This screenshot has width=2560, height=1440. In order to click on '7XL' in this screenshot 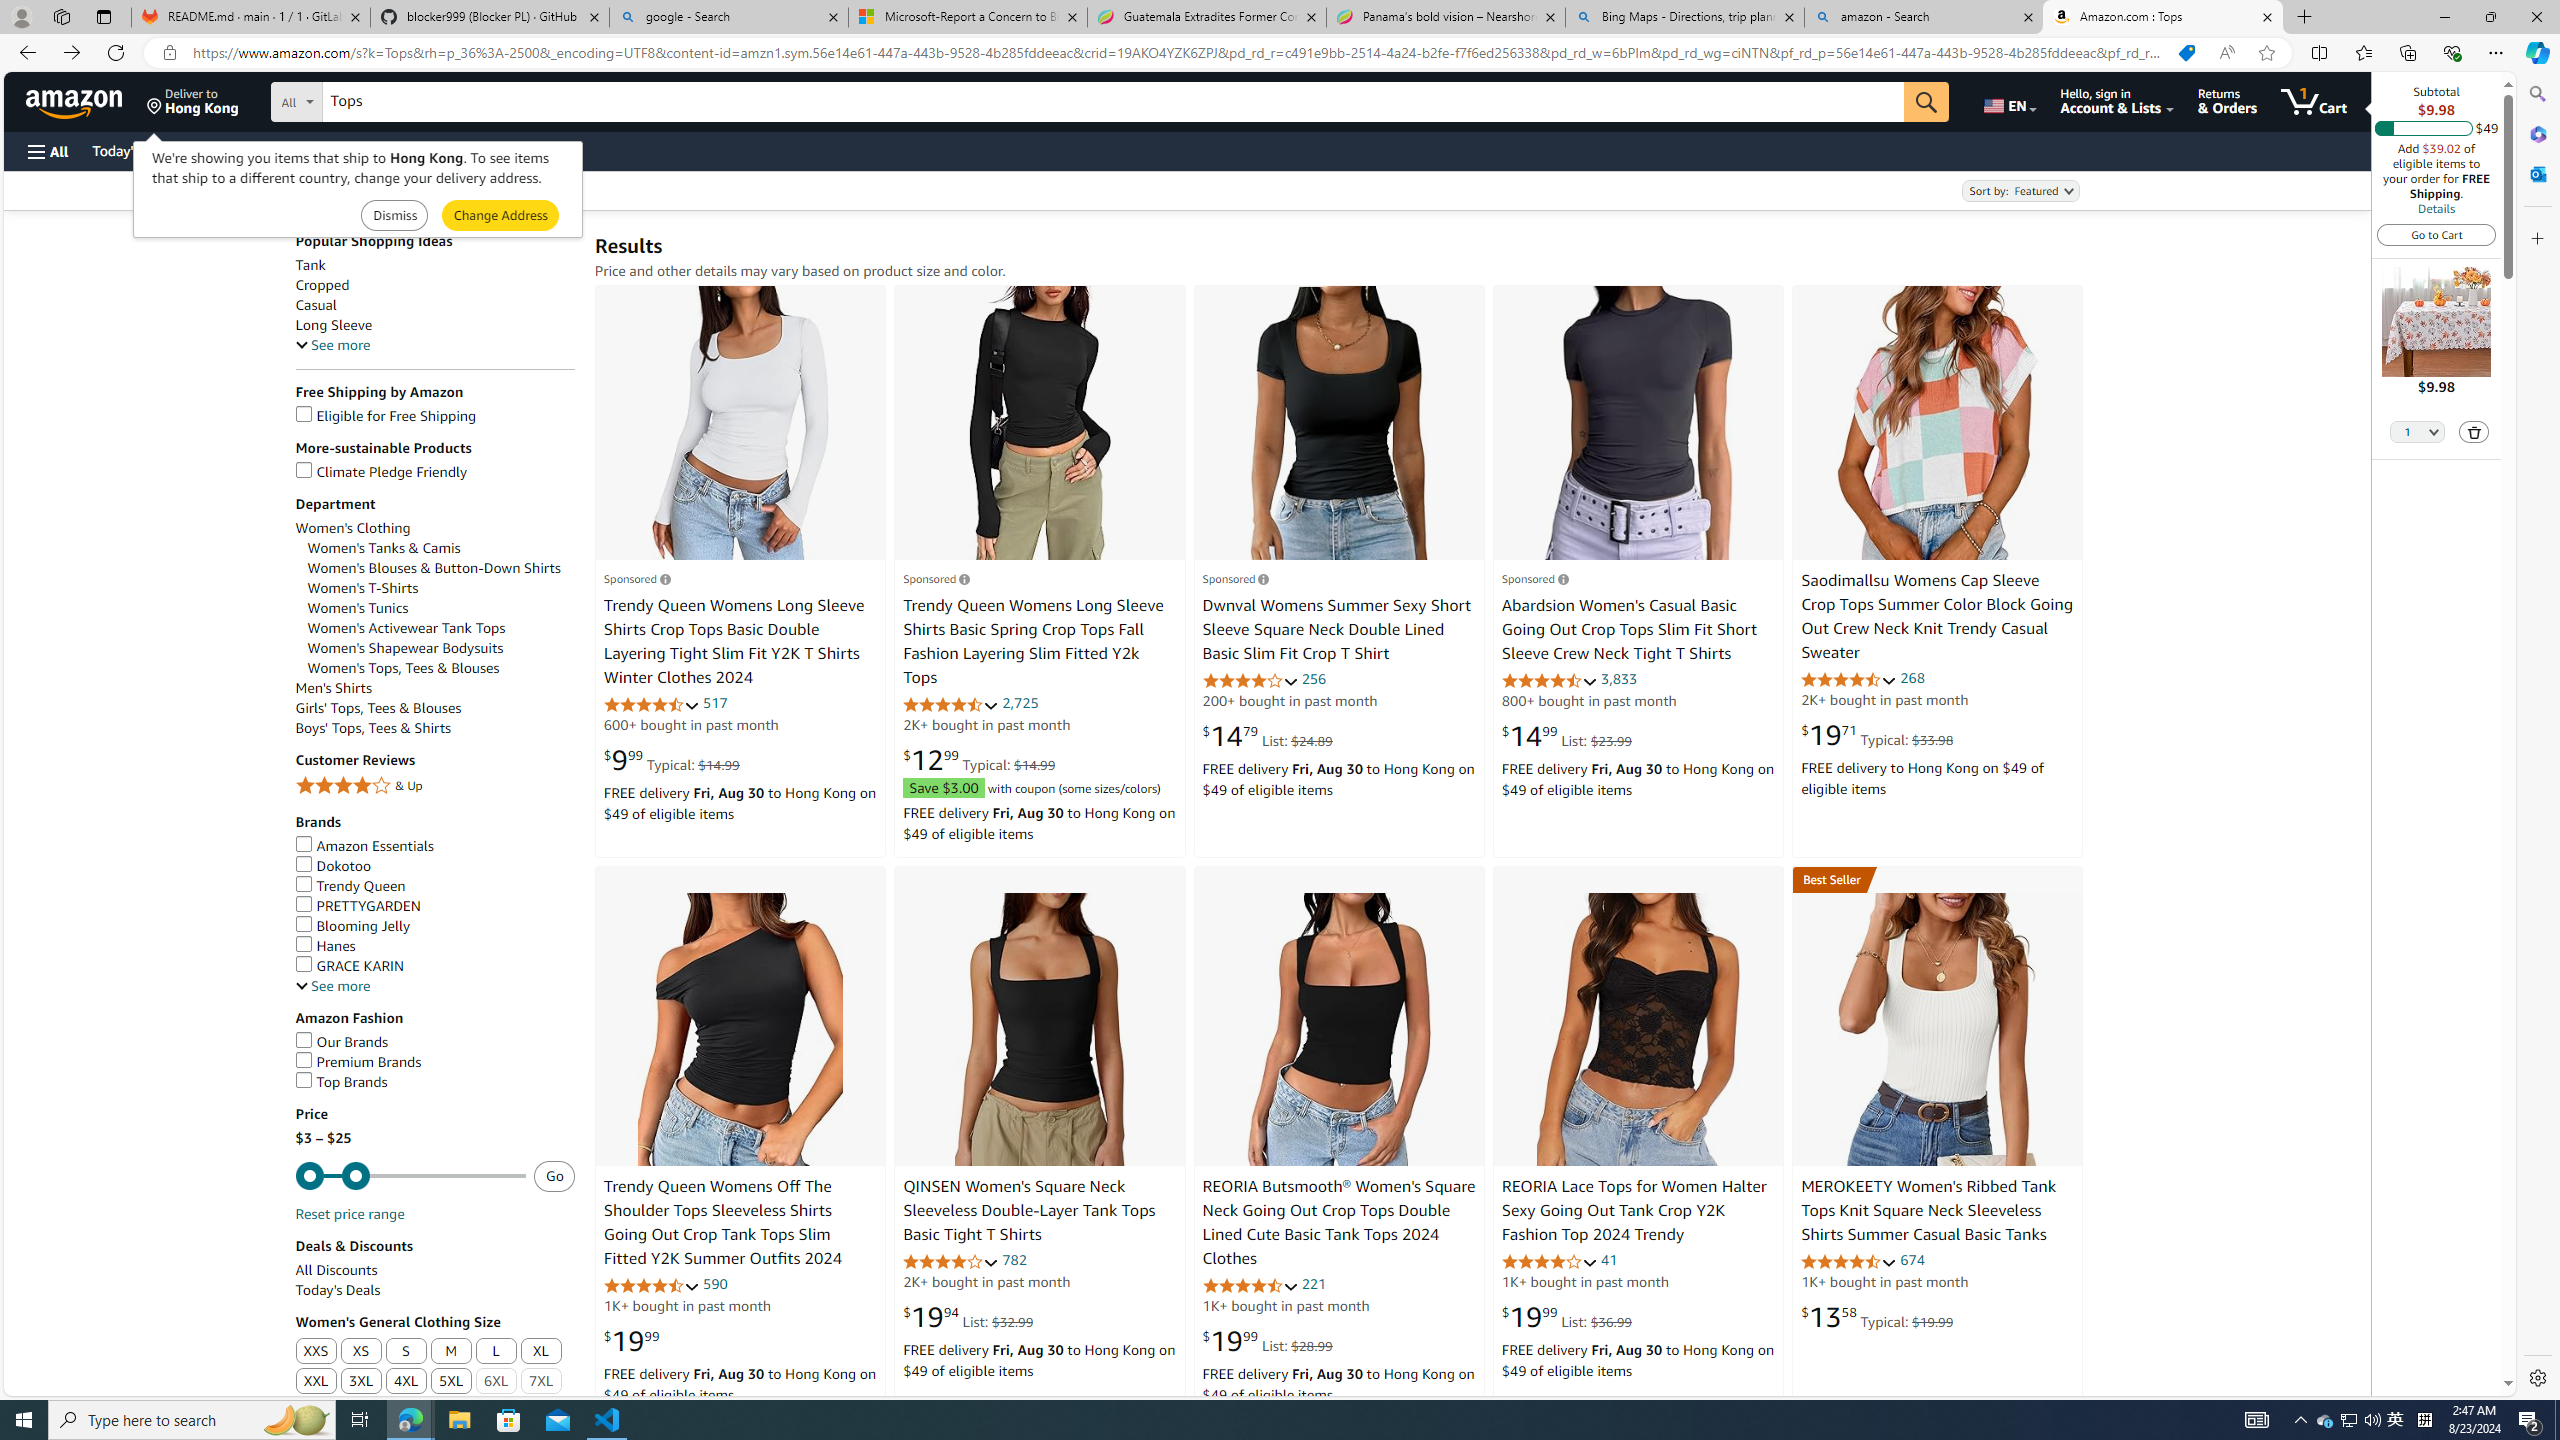, I will do `click(541, 1382)`.